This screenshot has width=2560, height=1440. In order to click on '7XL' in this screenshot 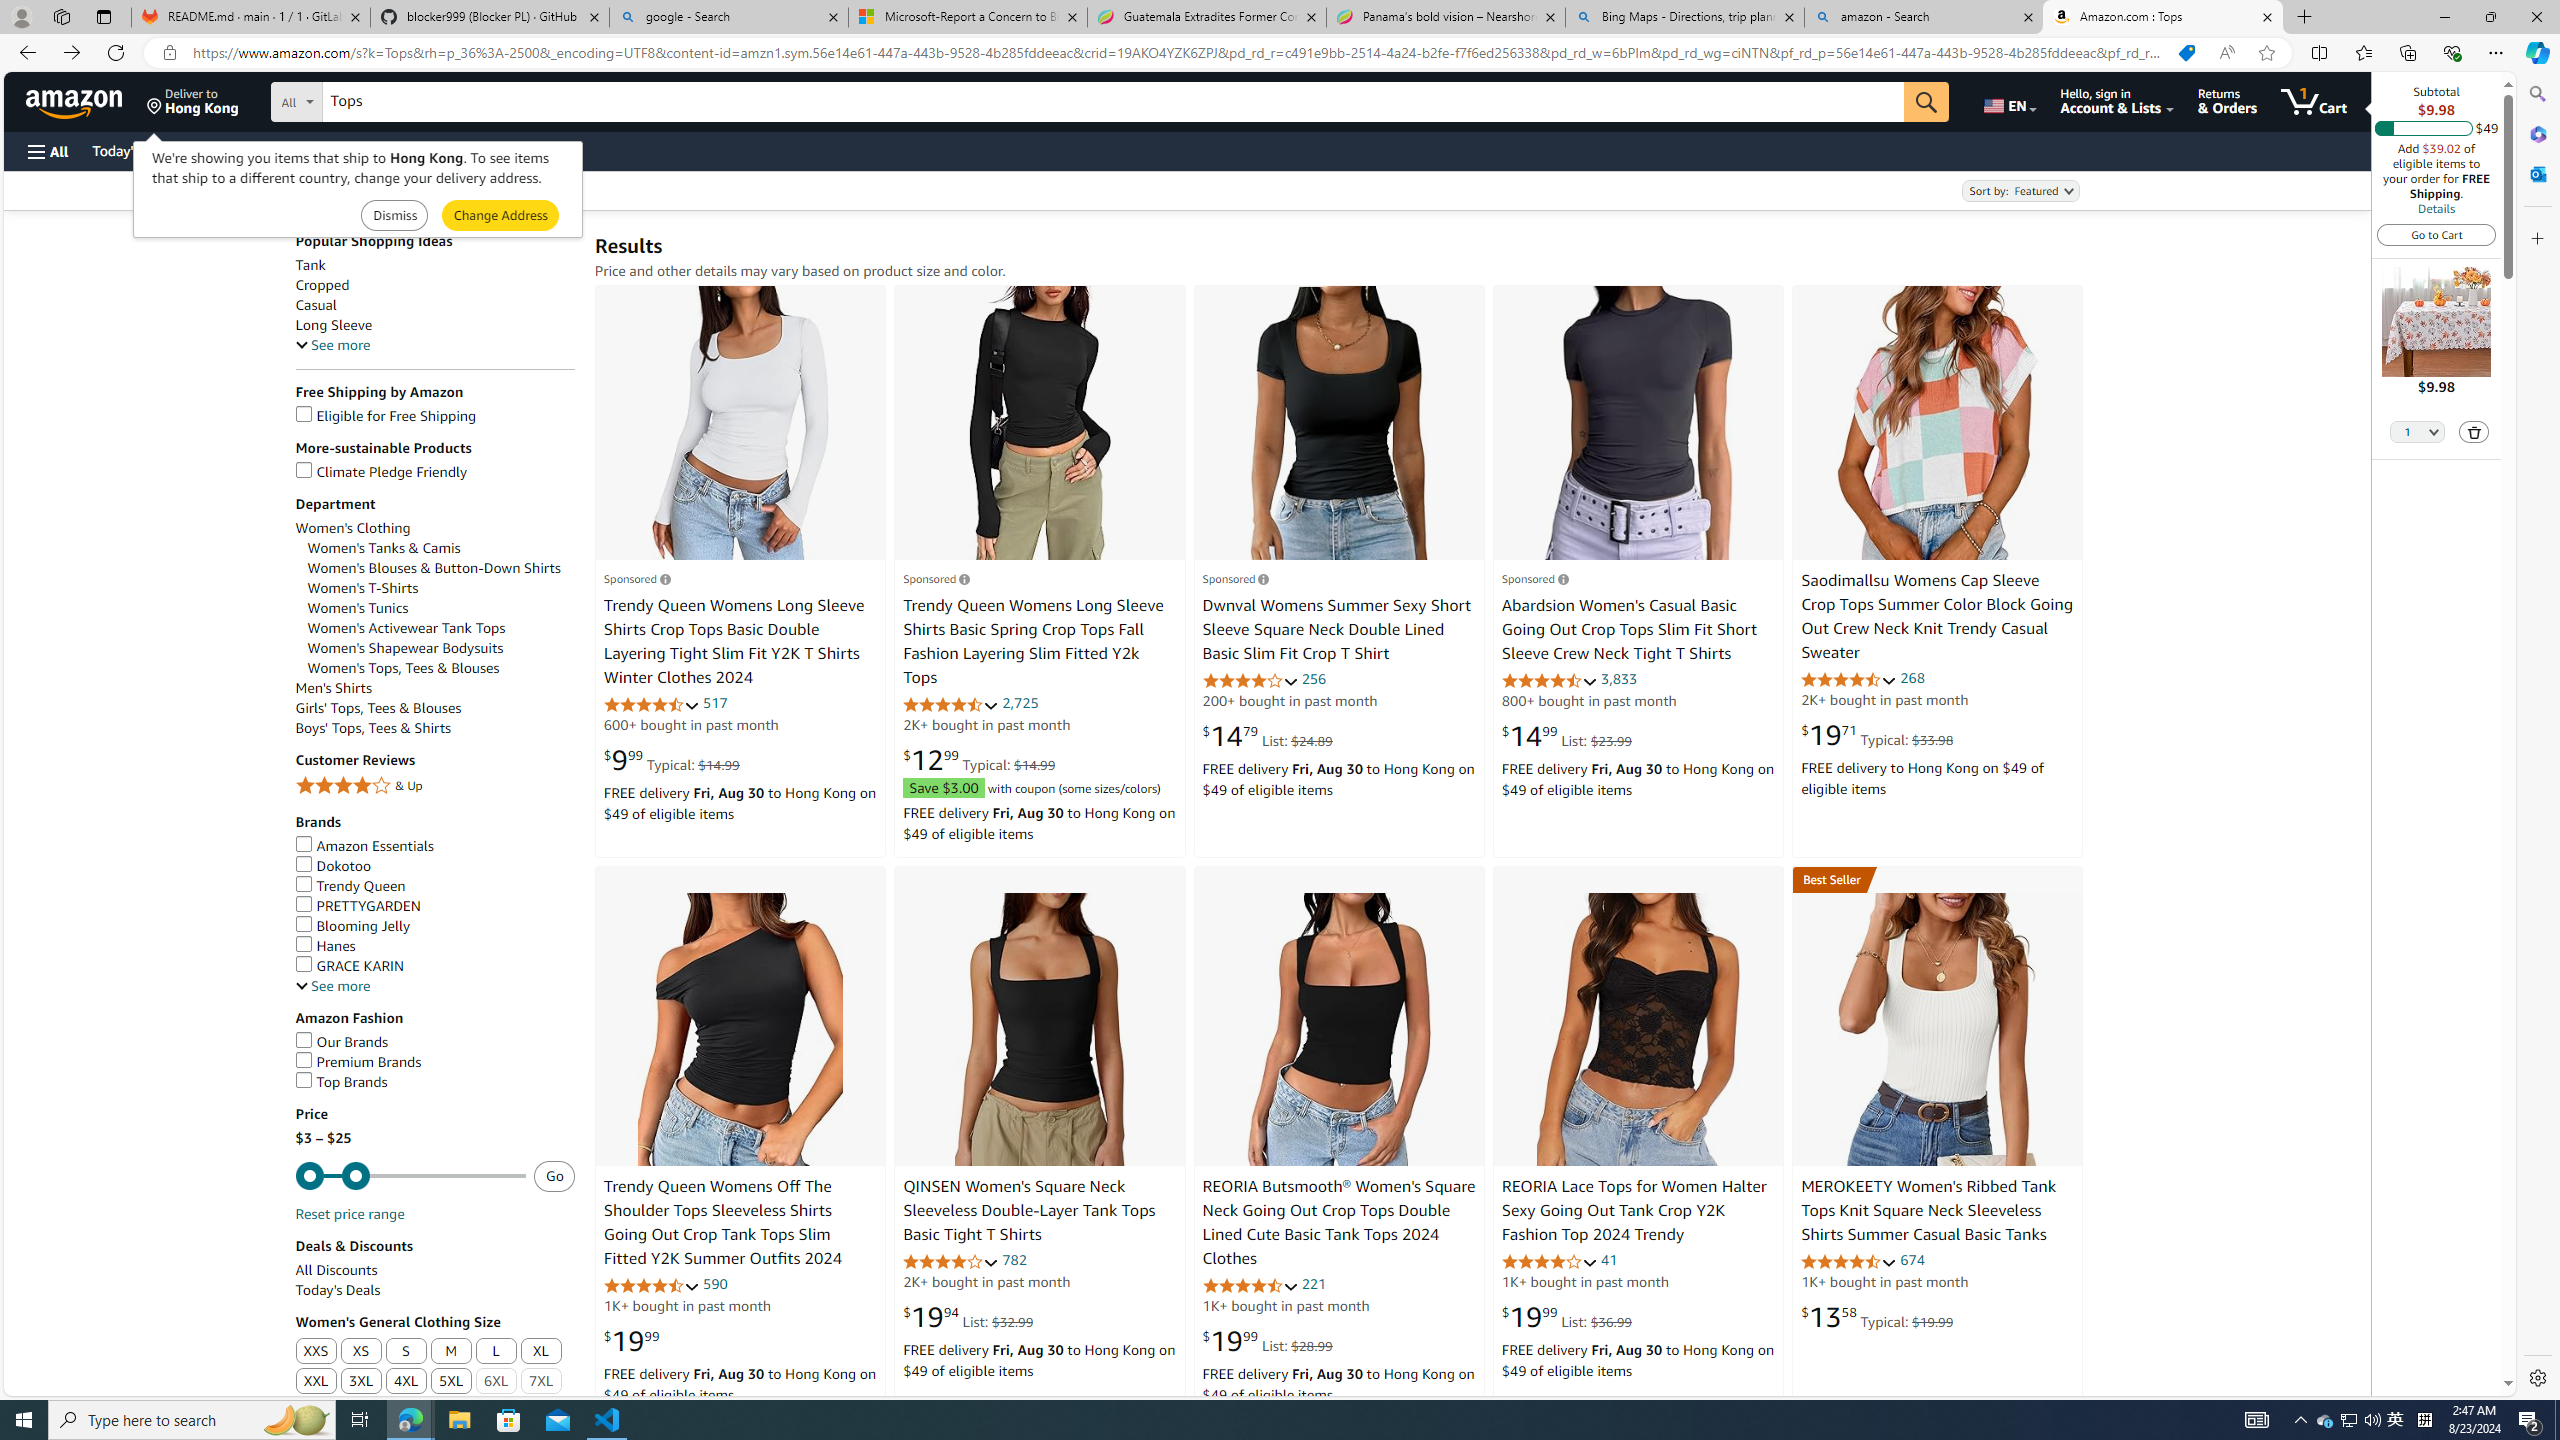, I will do `click(541, 1382)`.